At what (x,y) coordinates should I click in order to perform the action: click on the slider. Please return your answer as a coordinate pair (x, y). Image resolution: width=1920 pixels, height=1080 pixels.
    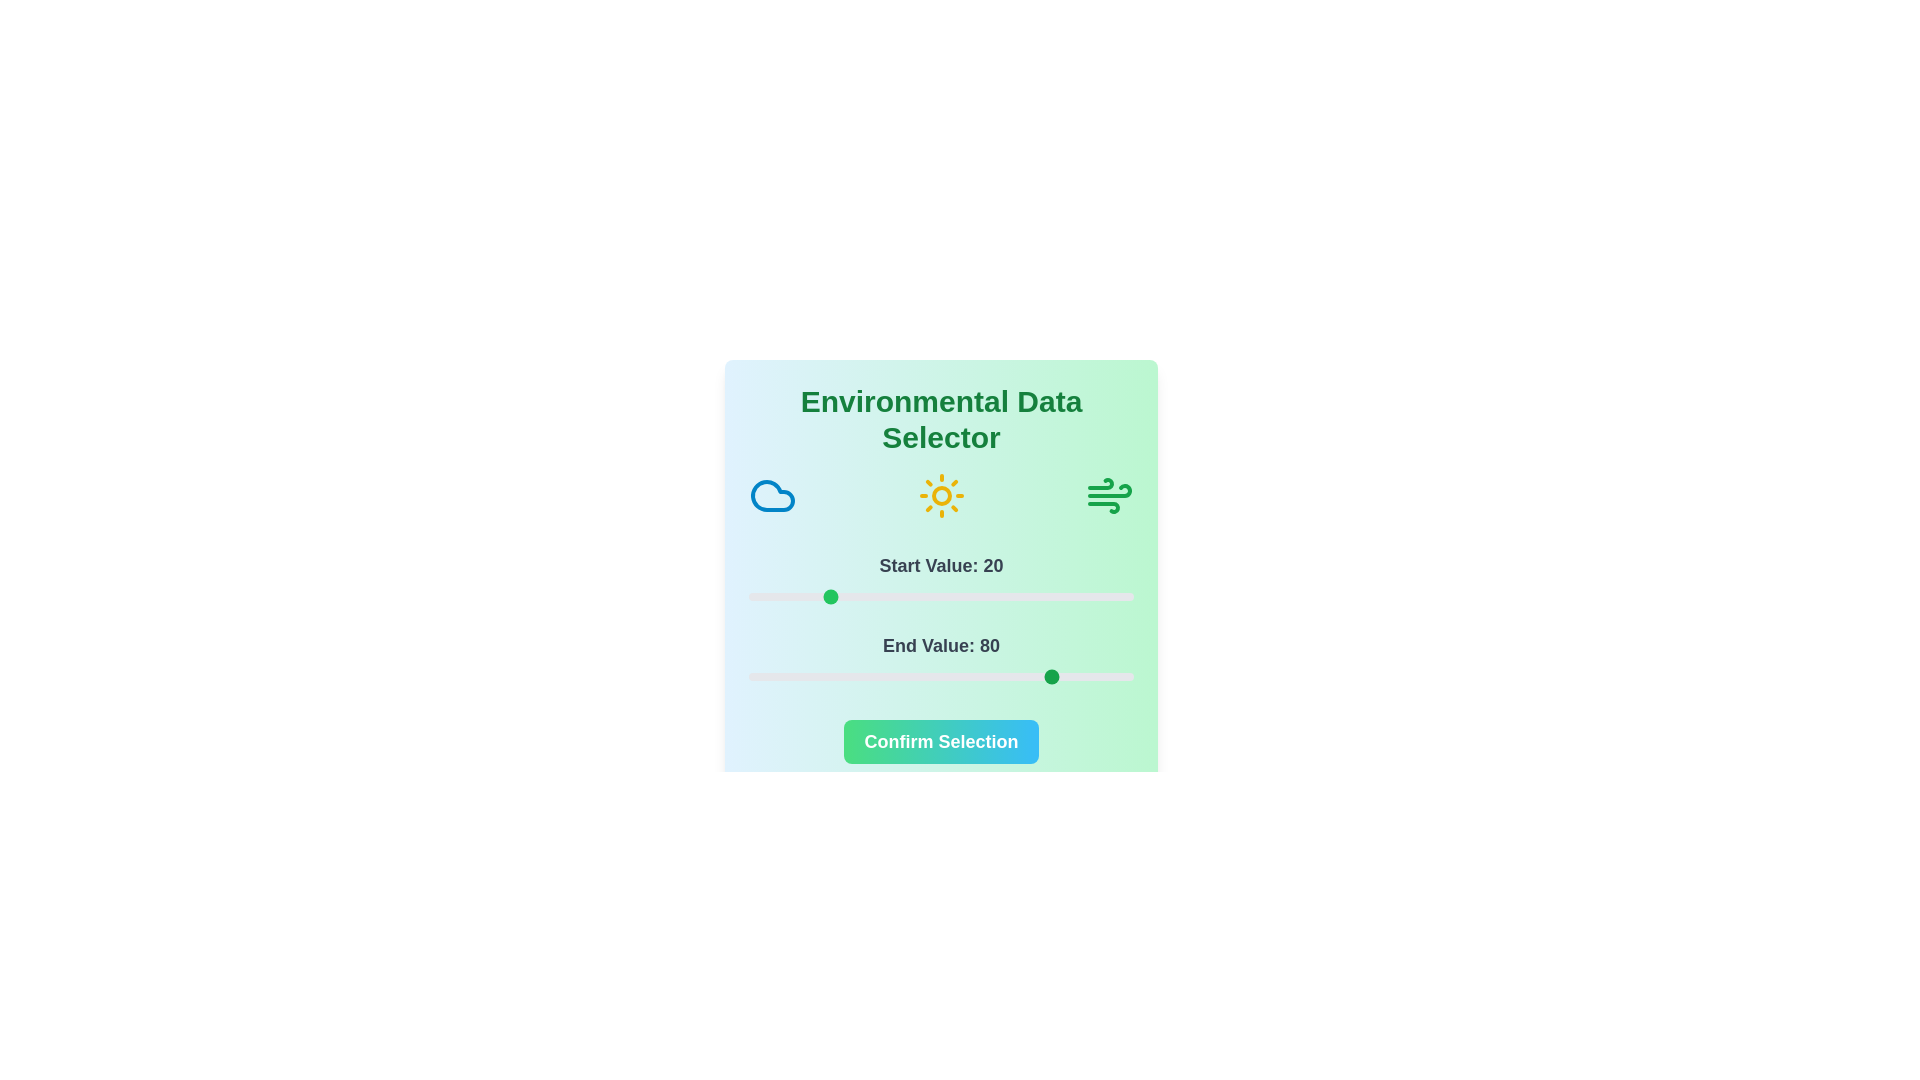
    Looking at the image, I should click on (852, 596).